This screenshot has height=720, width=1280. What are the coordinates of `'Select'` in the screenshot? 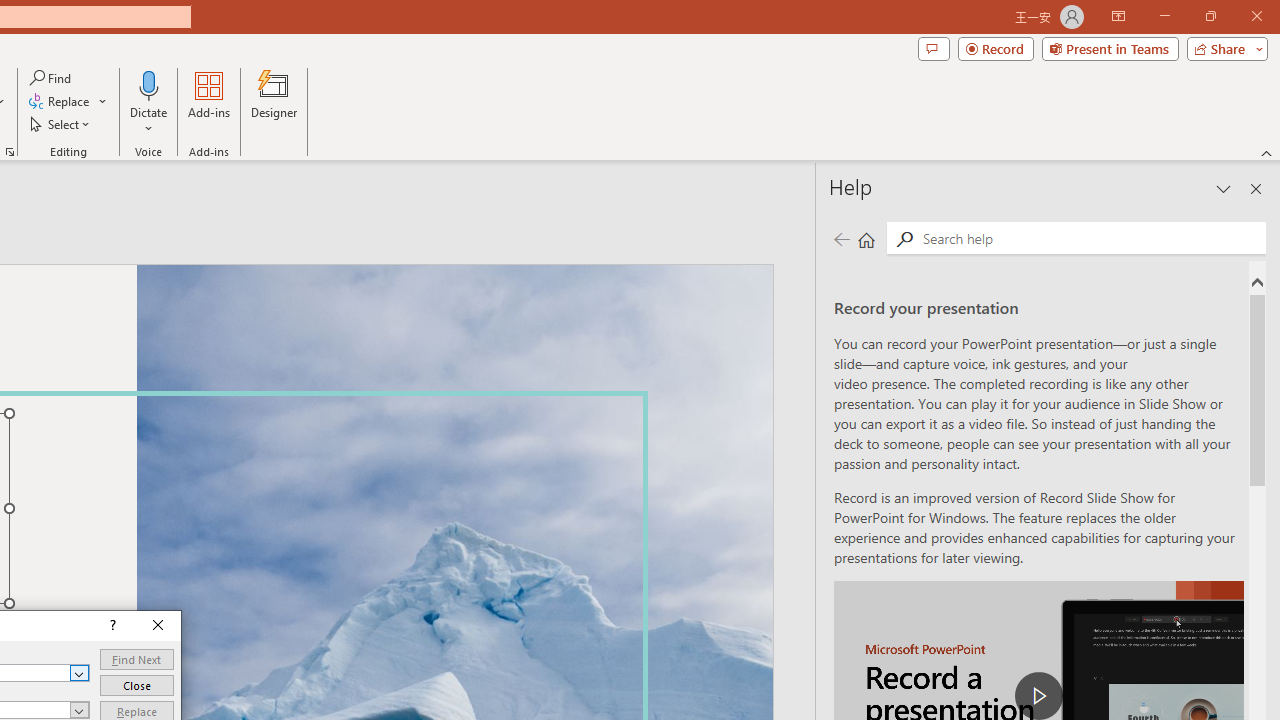 It's located at (61, 124).